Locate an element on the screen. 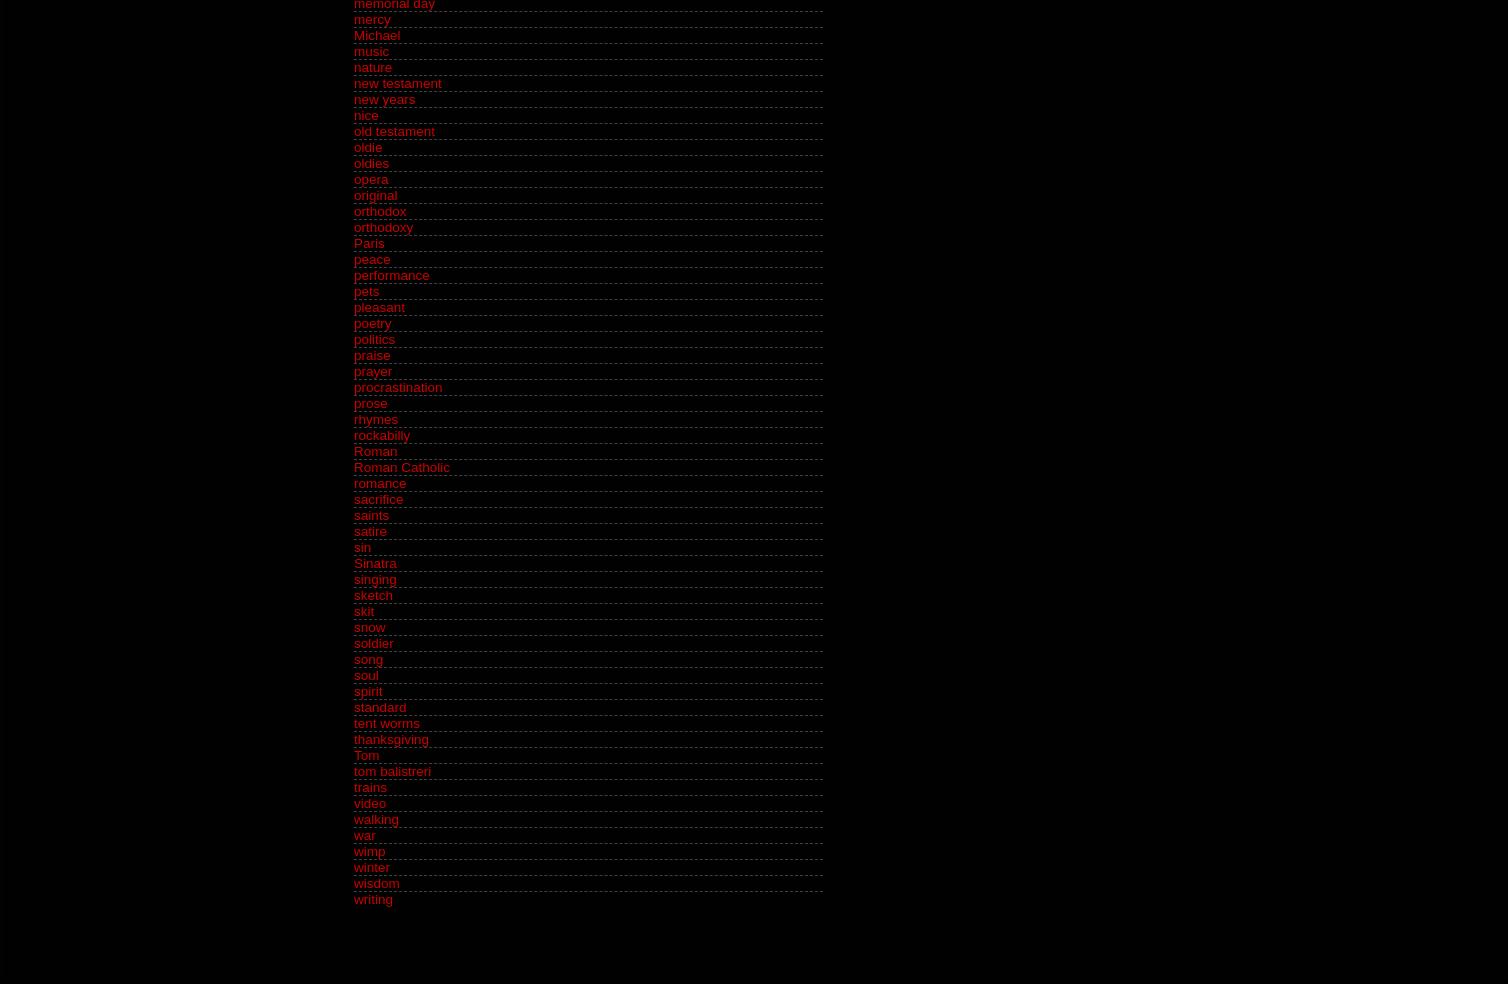 This screenshot has height=984, width=1508. 'Roman Catholic' is located at coordinates (402, 467).